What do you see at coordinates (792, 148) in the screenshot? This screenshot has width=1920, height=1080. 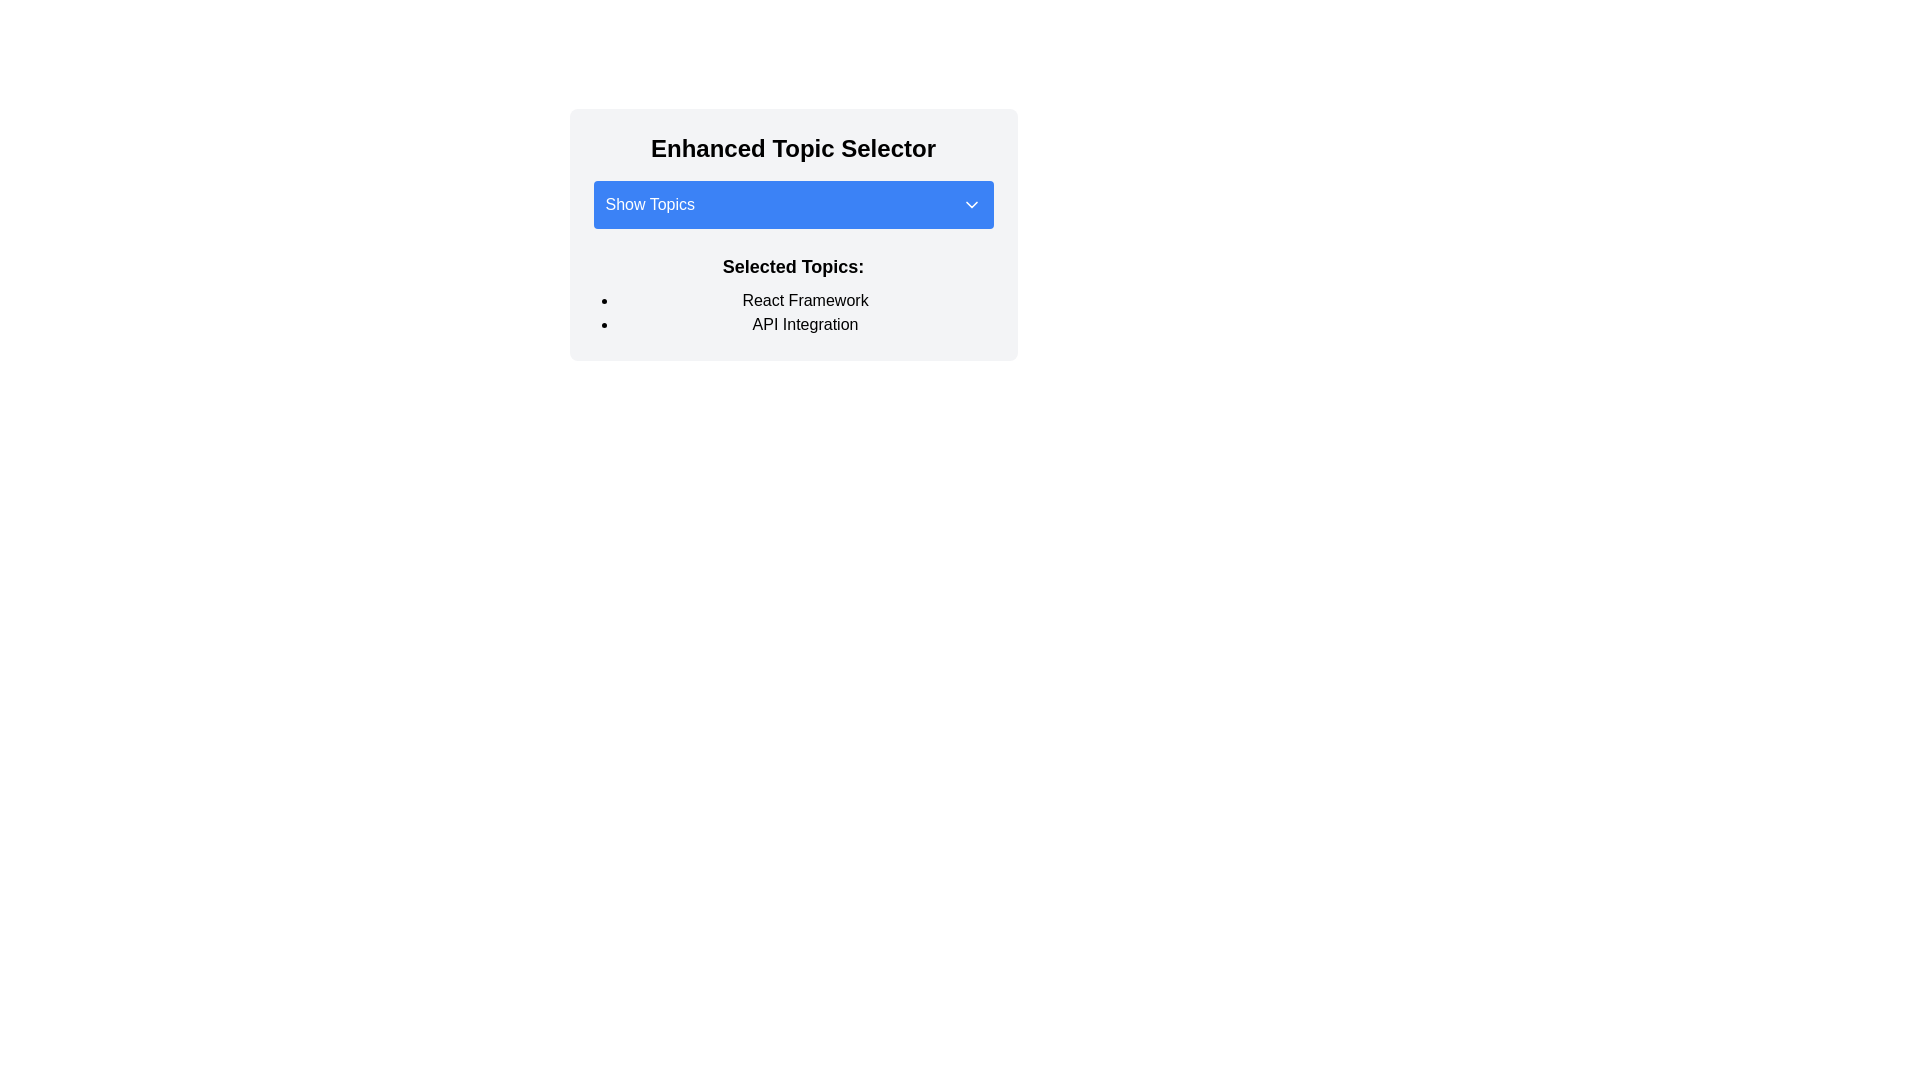 I see `prominent text label displaying the title 'Enhanced Topic Selector' located at the top of the panel with a light gray background` at bounding box center [792, 148].